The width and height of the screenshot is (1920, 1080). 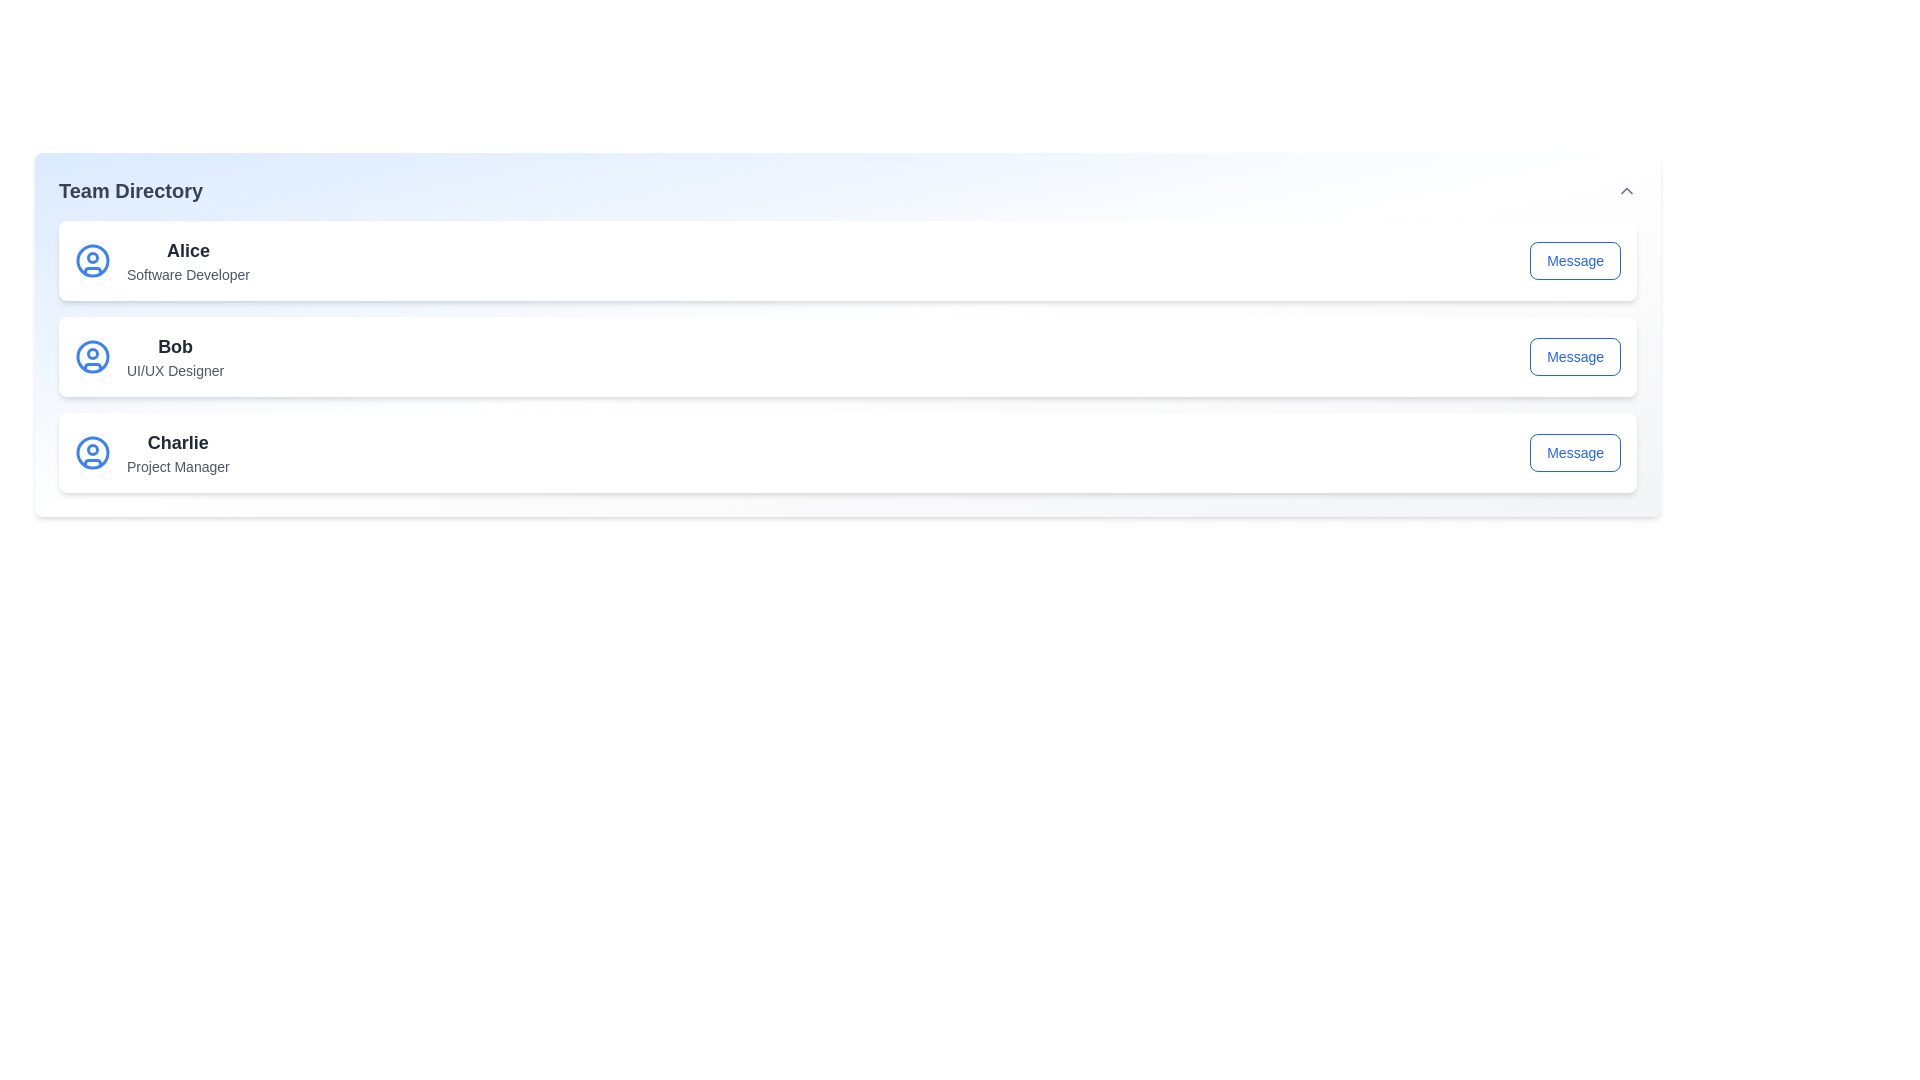 I want to click on the button that initiates a messaging interaction with the individual named 'Bob', so click(x=1574, y=356).